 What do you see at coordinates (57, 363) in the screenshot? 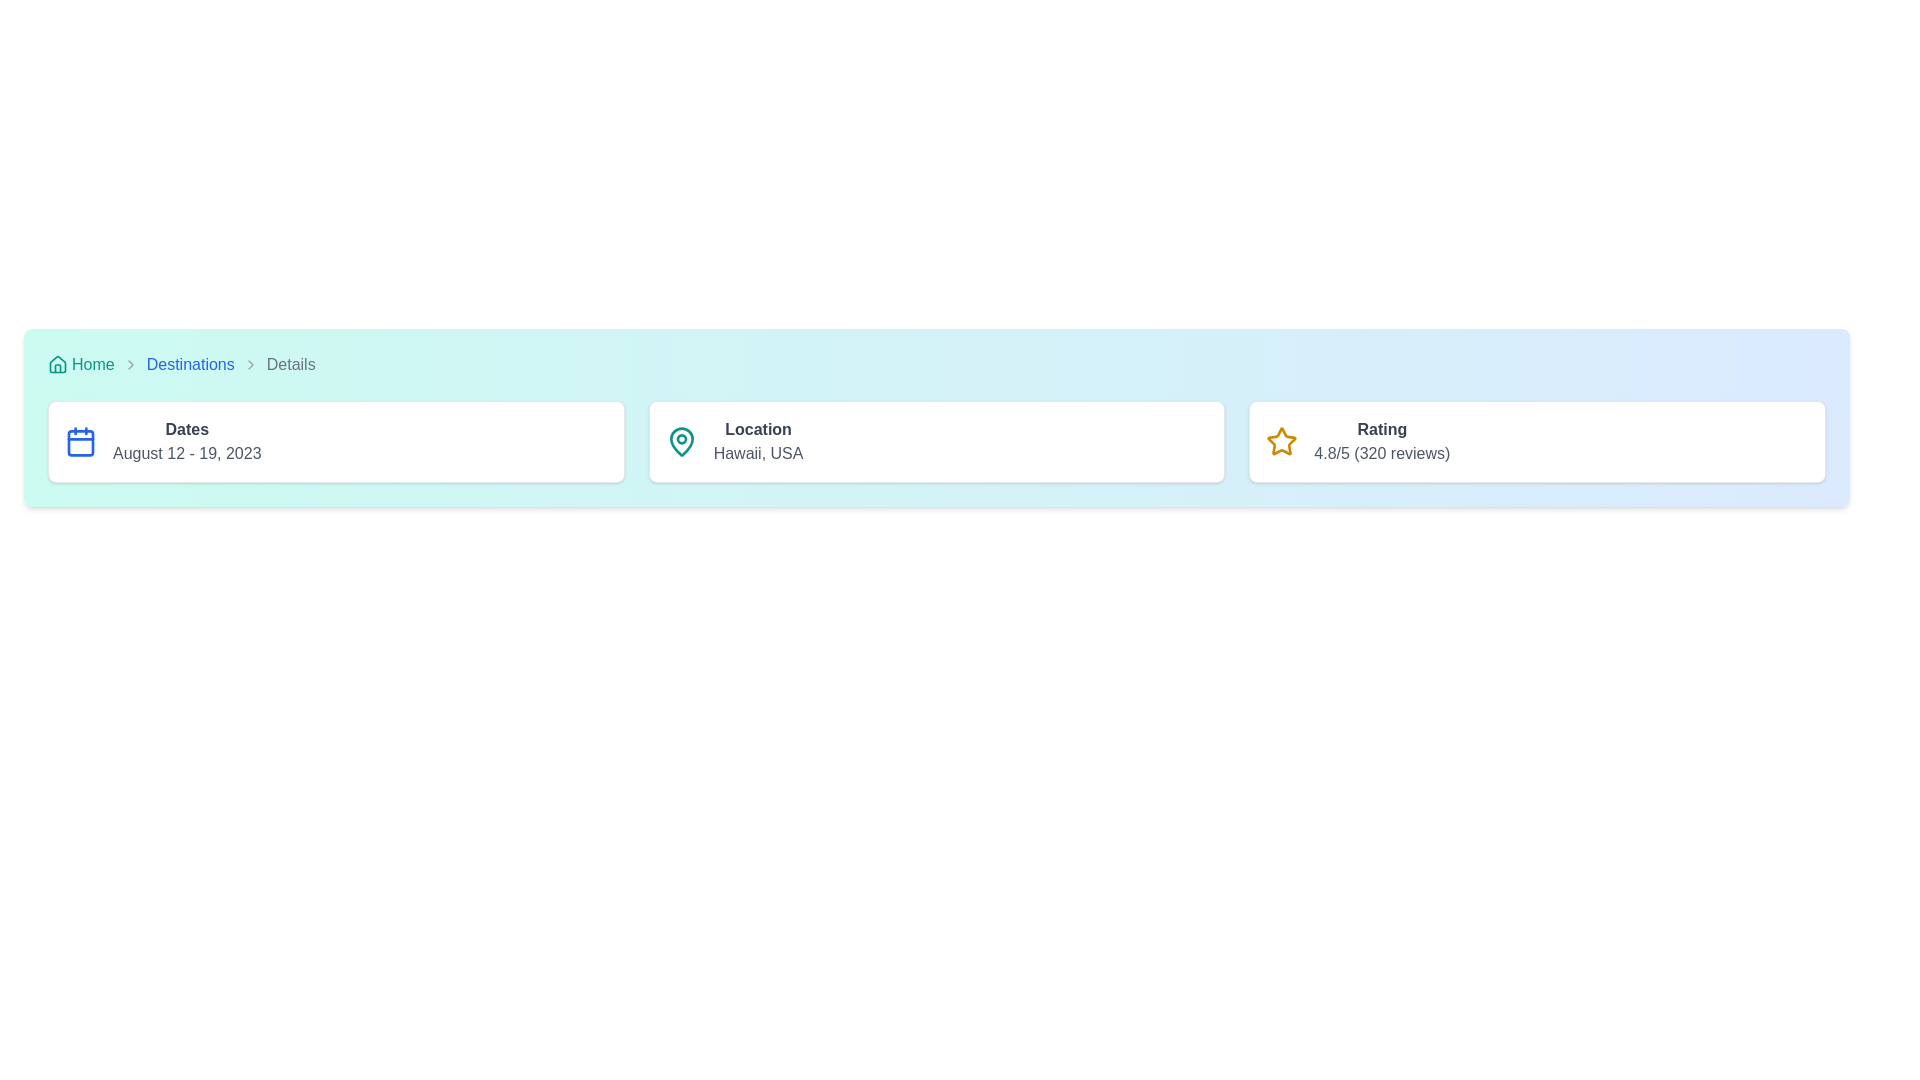
I see `the 'Home' graphic icon in the breadcrumb navigation, which is the first icon on the left before the text links 'Home', 'Destinations', and 'Details'` at bounding box center [57, 363].